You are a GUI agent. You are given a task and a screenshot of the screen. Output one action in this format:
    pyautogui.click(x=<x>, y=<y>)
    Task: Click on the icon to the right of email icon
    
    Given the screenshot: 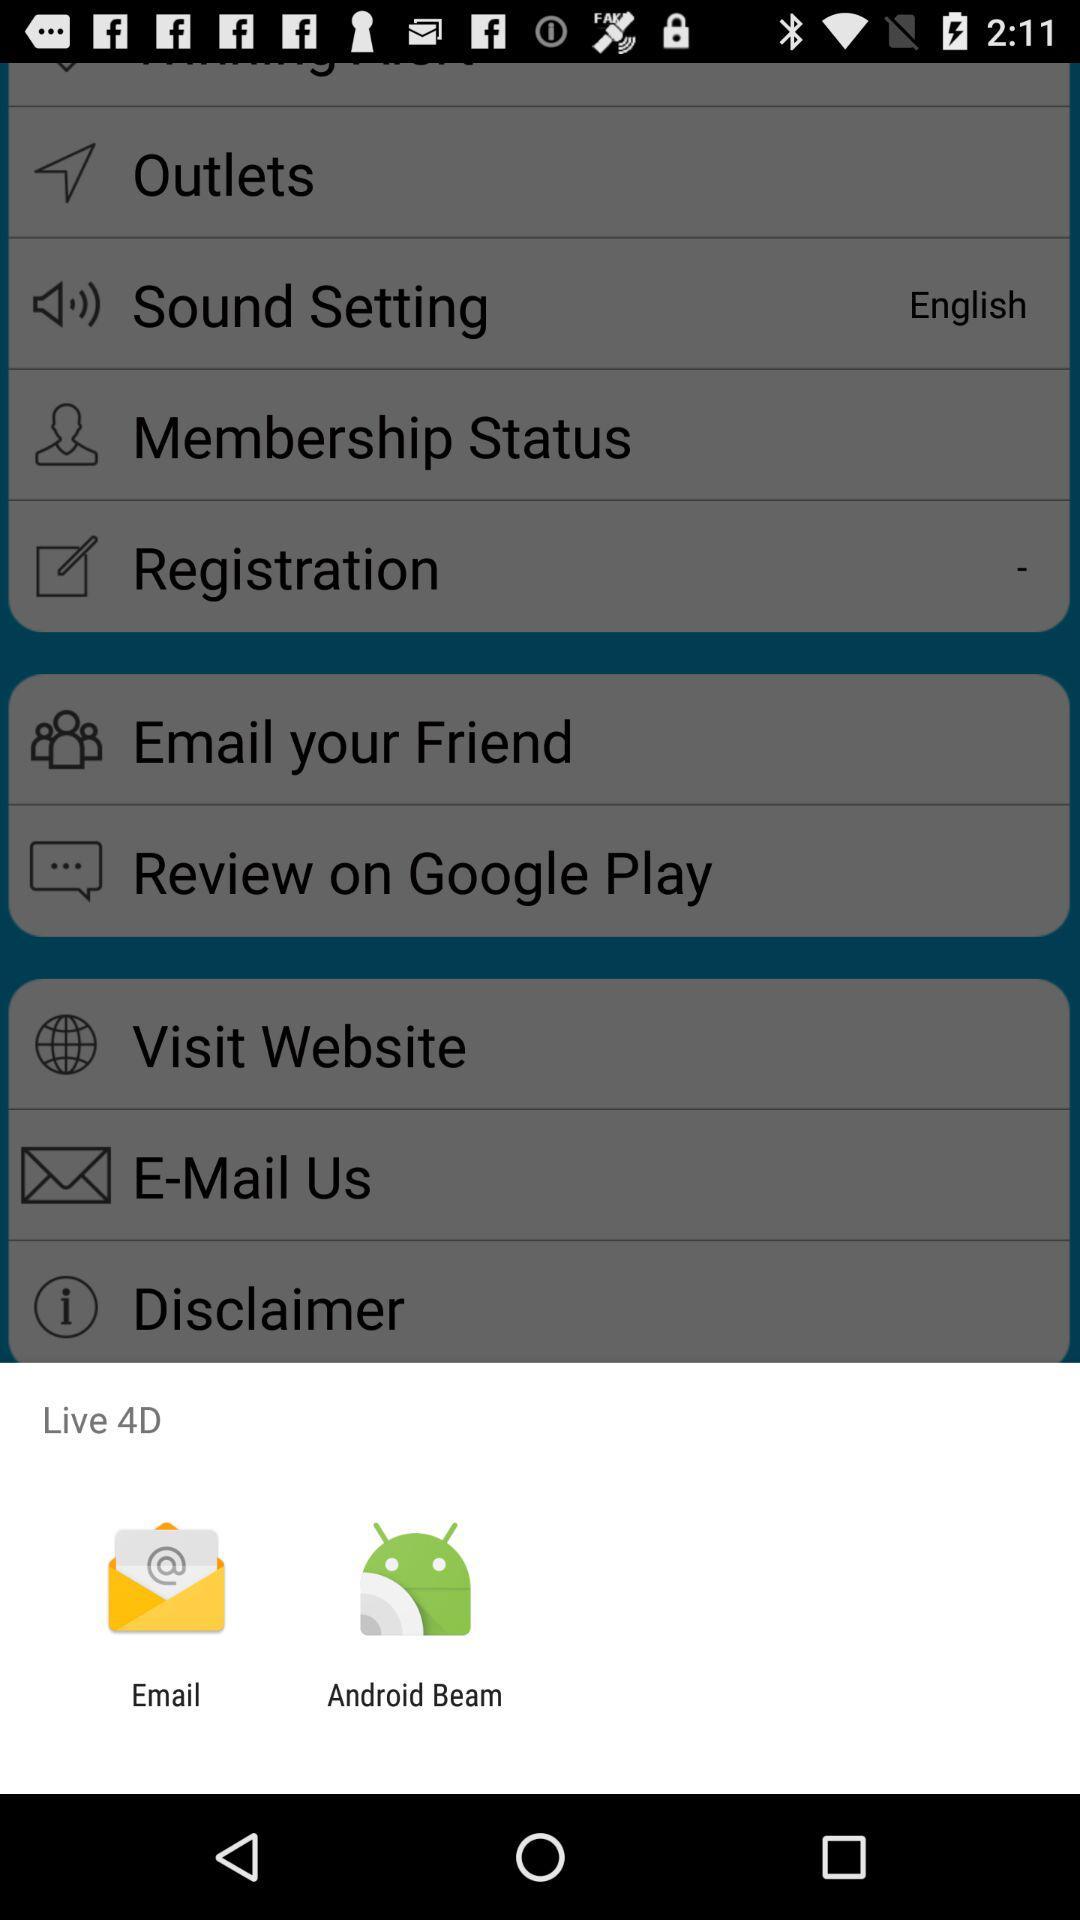 What is the action you would take?
    pyautogui.click(x=414, y=1711)
    